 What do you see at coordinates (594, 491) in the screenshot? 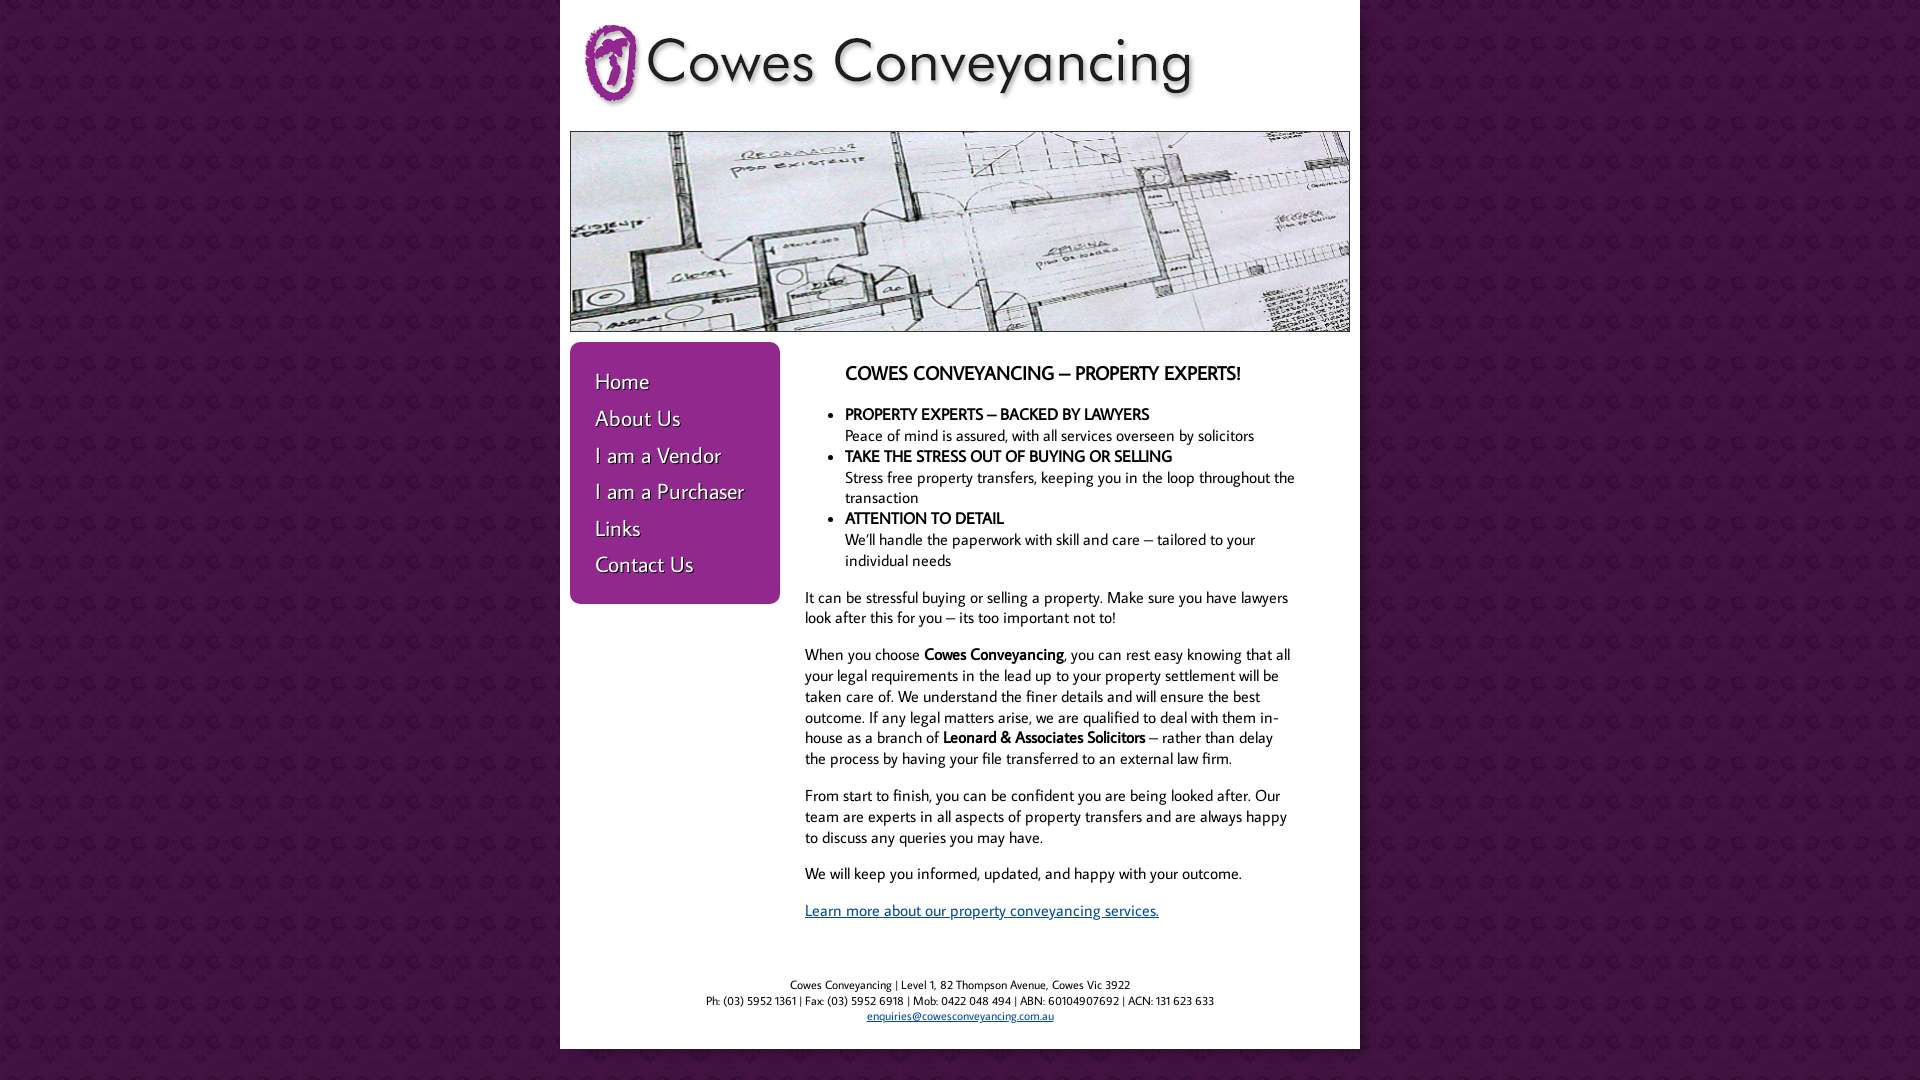
I see `'I am a Purchaser'` at bounding box center [594, 491].